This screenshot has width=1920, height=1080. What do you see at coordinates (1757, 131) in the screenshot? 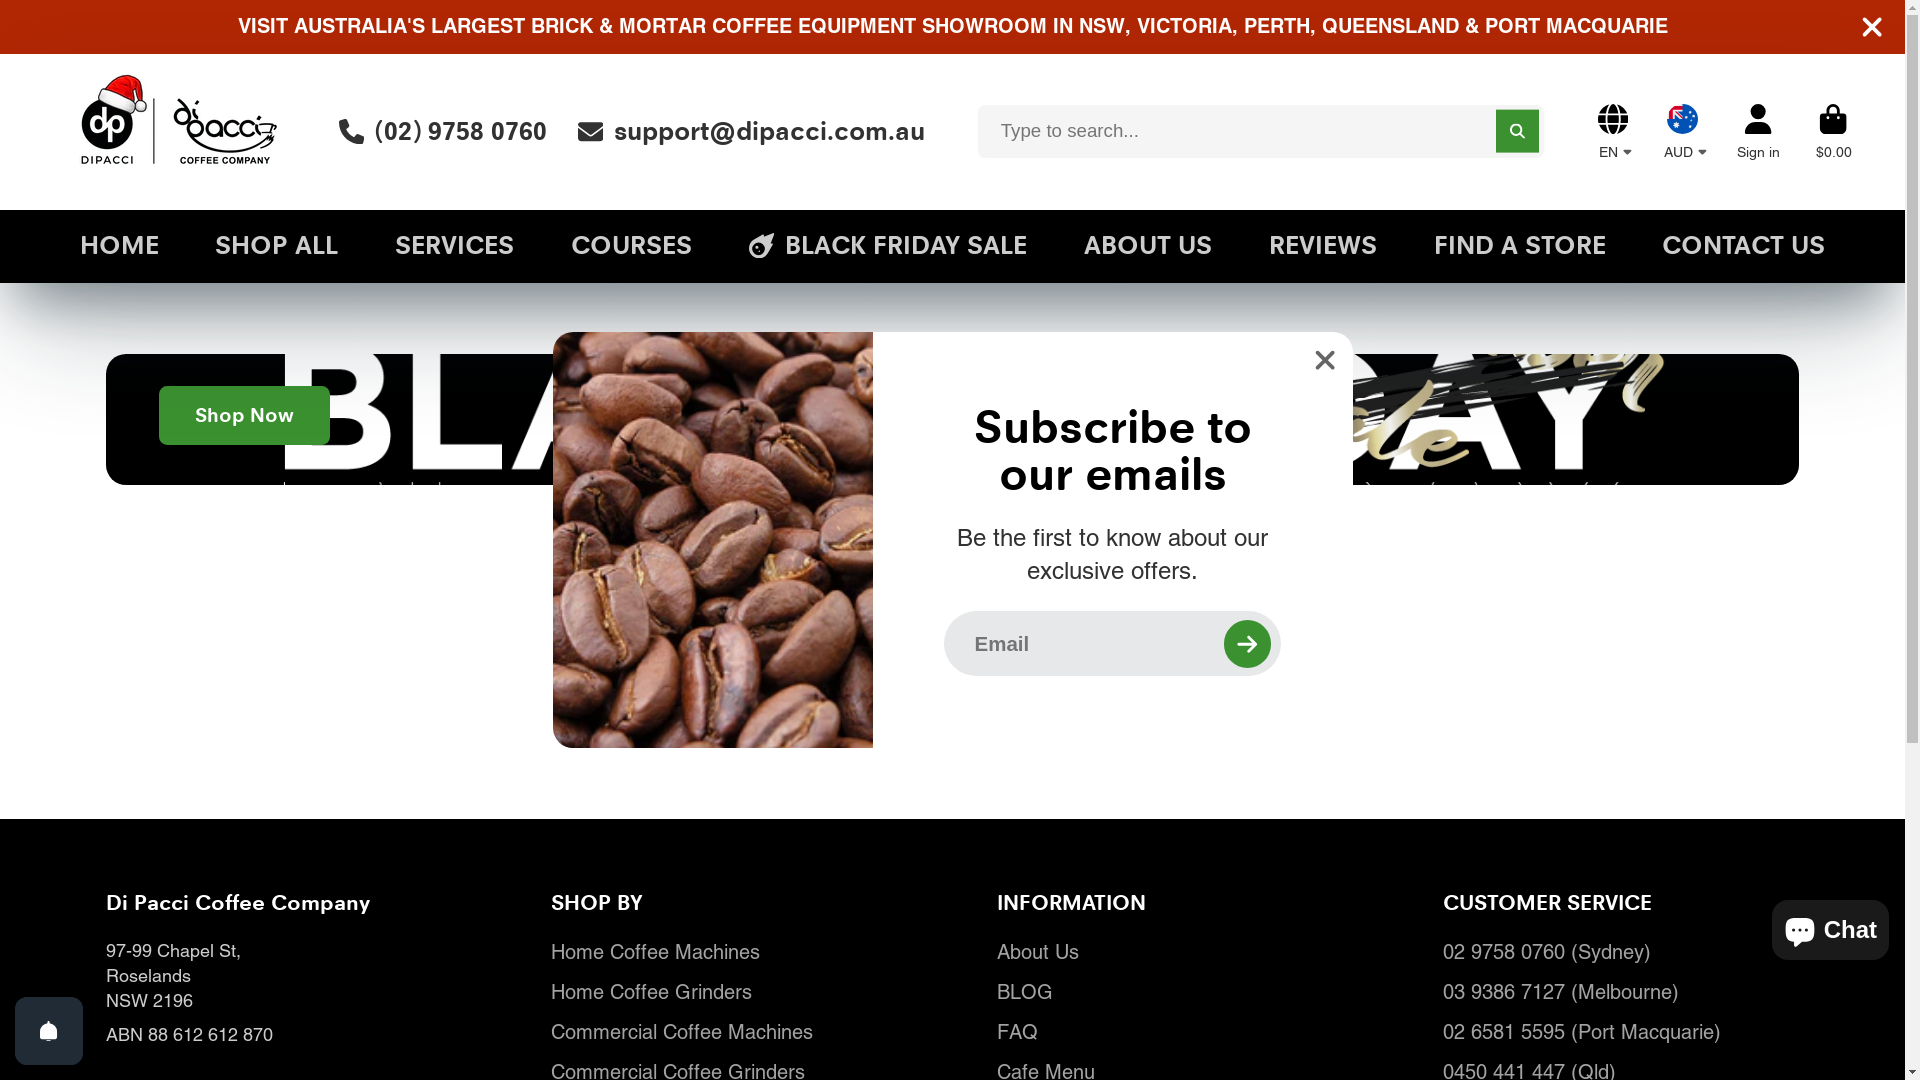
I see `'Account'` at bounding box center [1757, 131].